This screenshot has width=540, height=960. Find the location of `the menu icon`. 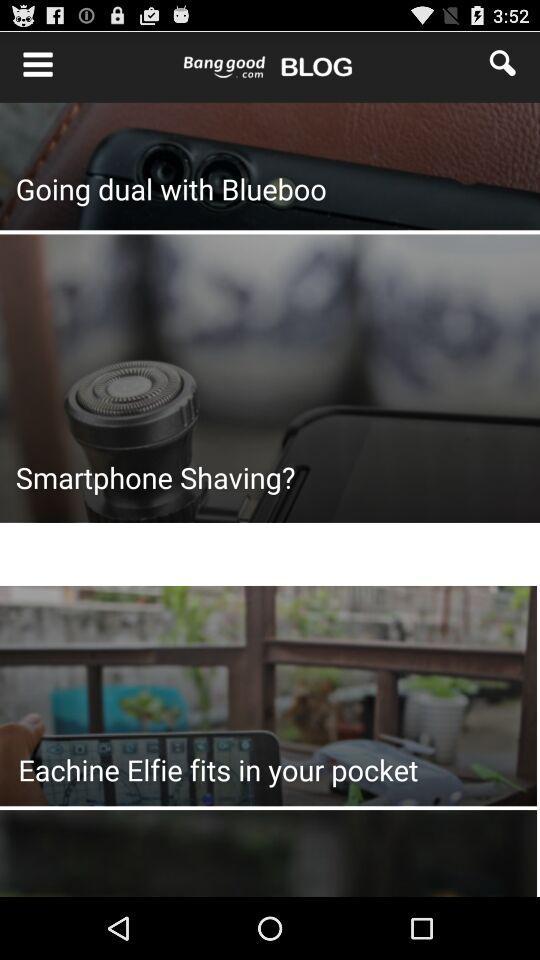

the menu icon is located at coordinates (27, 67).